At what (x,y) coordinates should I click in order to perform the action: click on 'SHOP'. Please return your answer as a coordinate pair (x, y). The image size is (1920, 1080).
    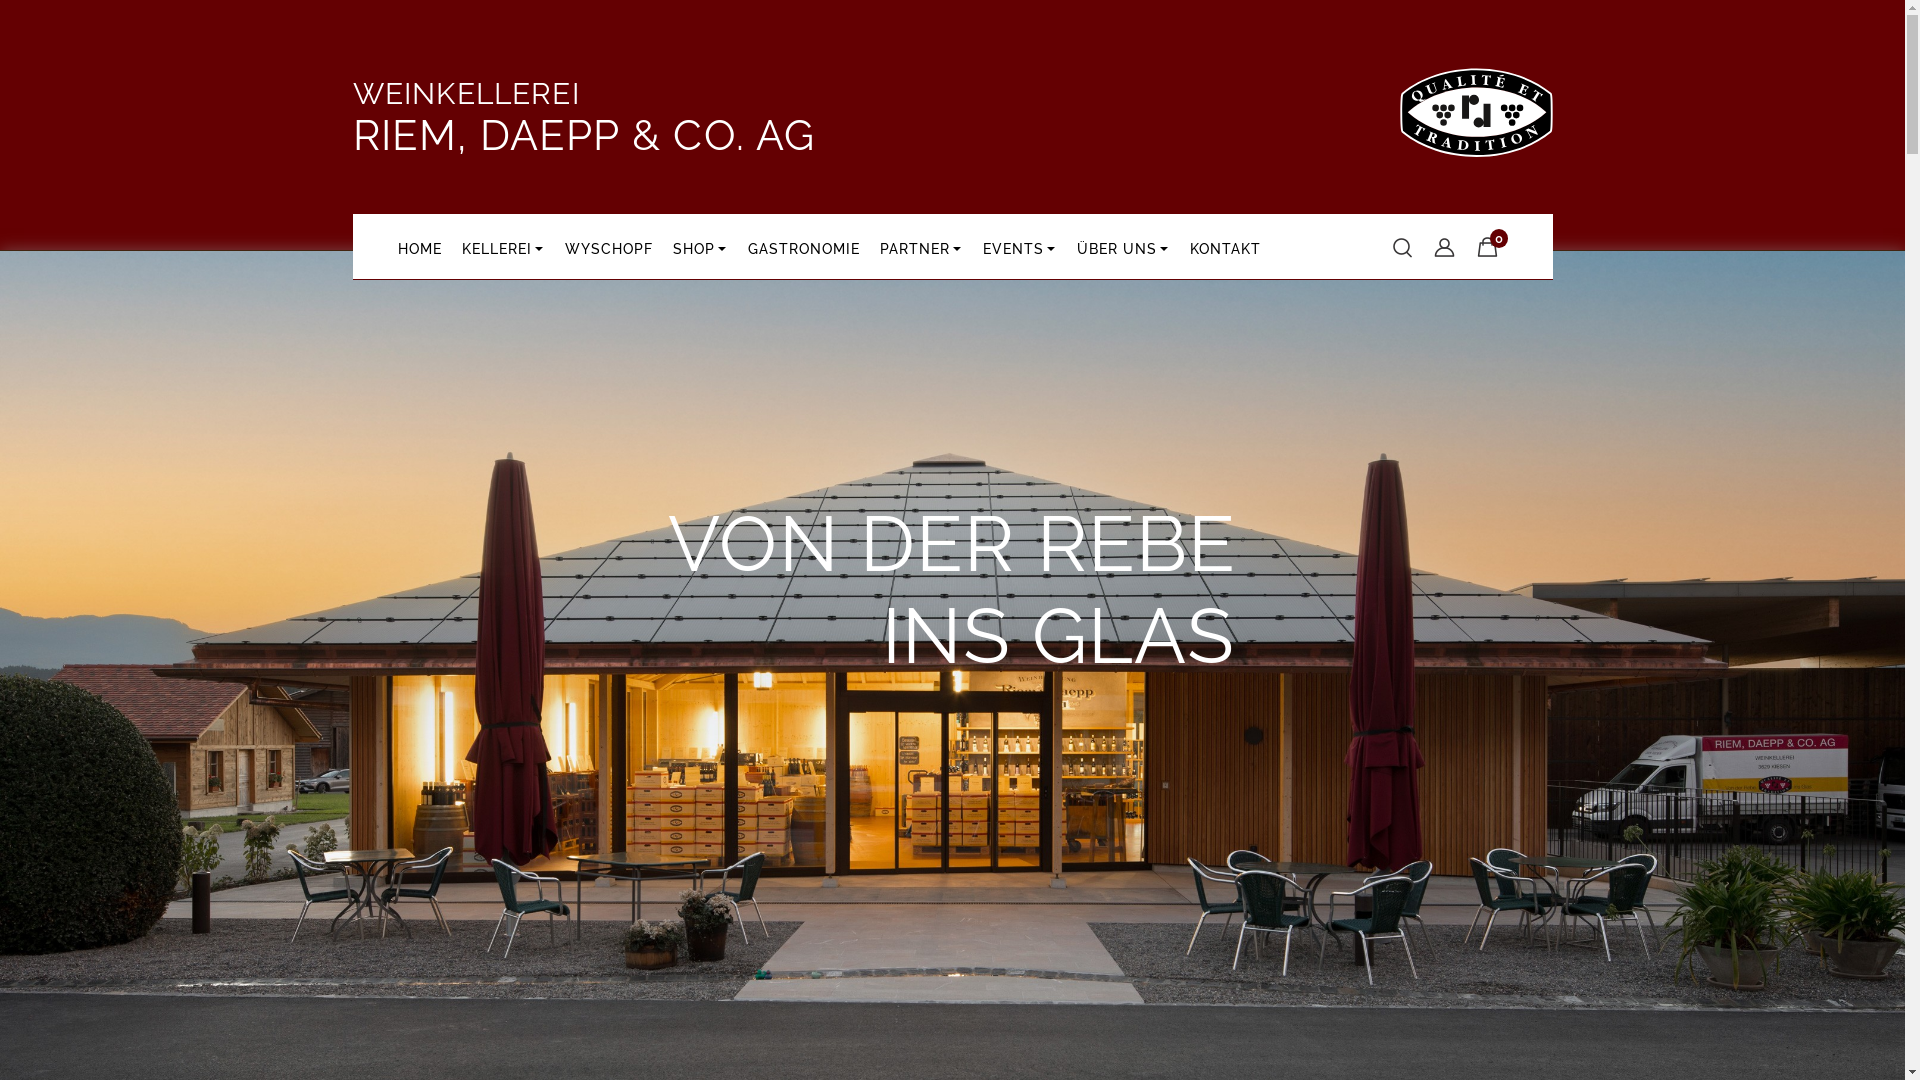
    Looking at the image, I should click on (662, 245).